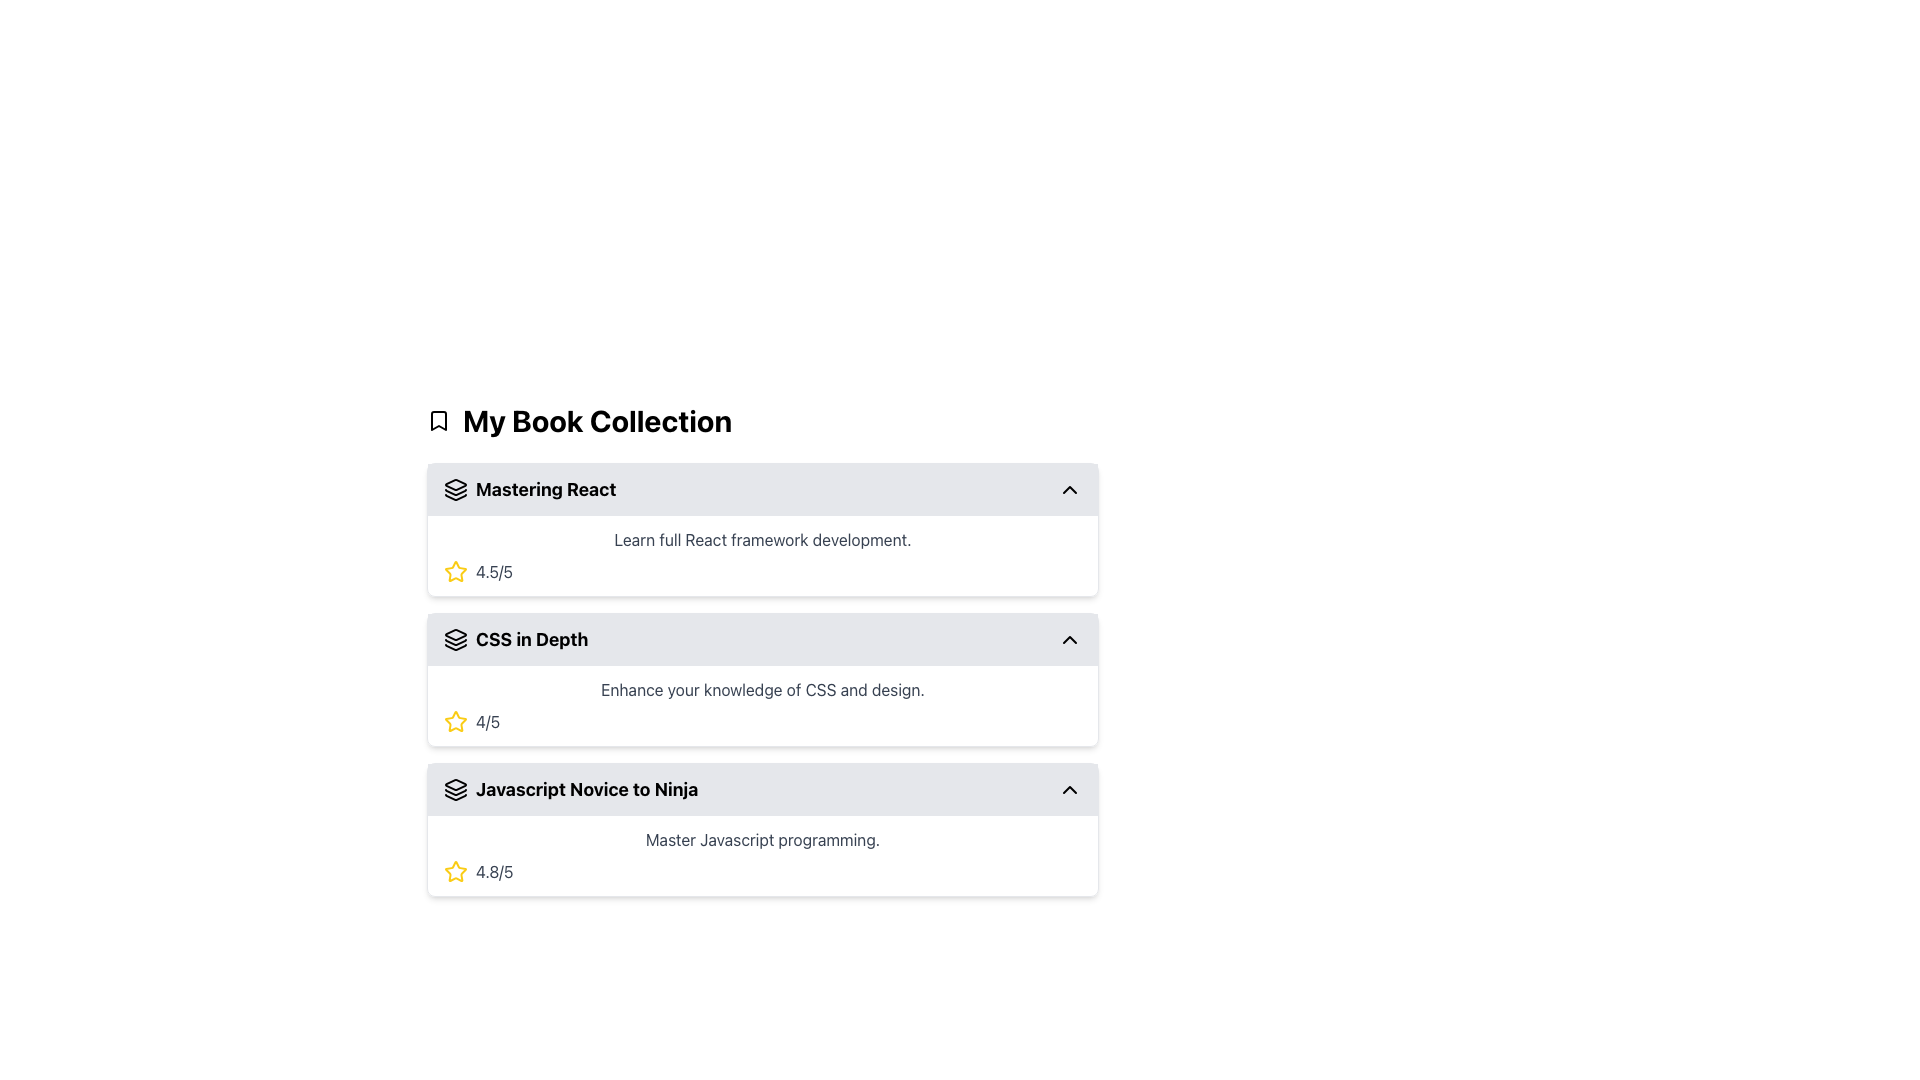 The image size is (1920, 1080). What do you see at coordinates (494, 571) in the screenshot?
I see `the Text Label displaying the average user rating for the item titled 'Mastering React', located below the title and to the right of the yellow star icon, to understand its context in relation to ratings` at bounding box center [494, 571].